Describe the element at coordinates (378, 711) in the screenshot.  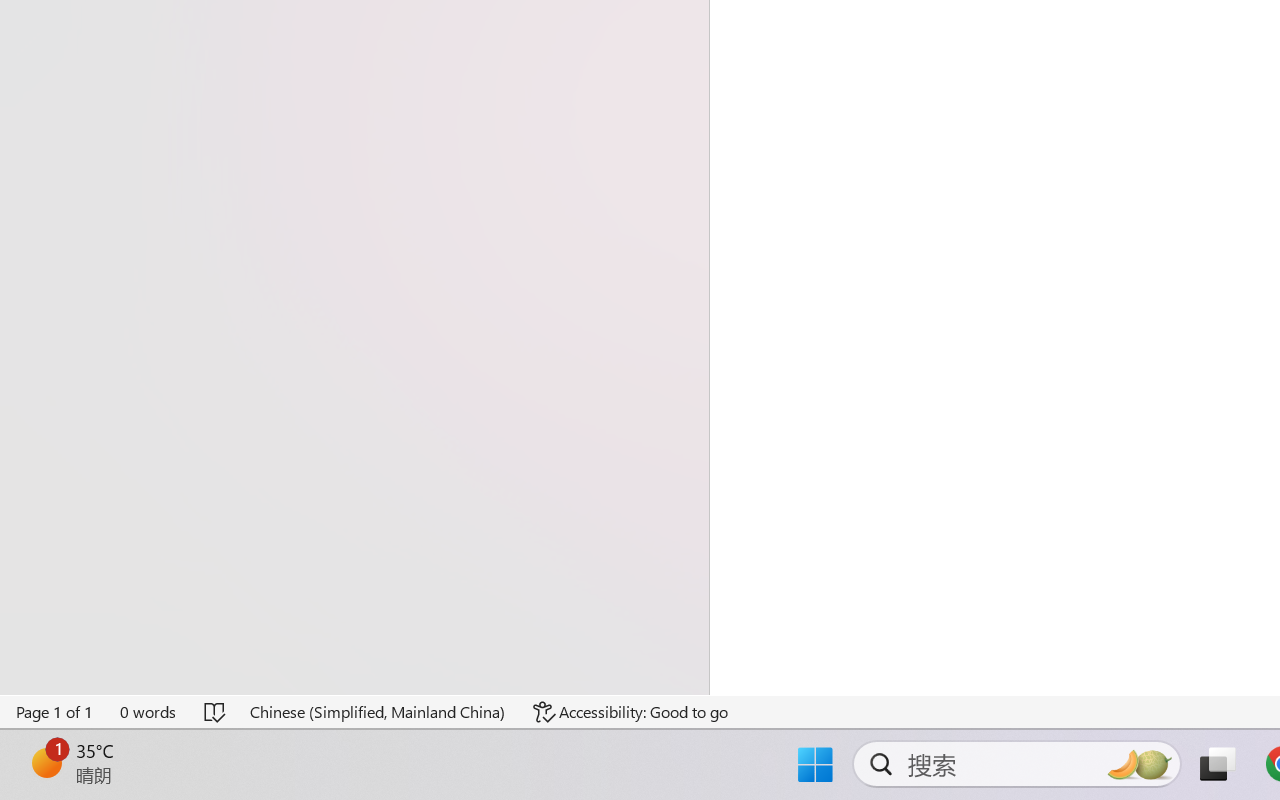
I see `'Language Chinese (Simplified, Mainland China)'` at that location.